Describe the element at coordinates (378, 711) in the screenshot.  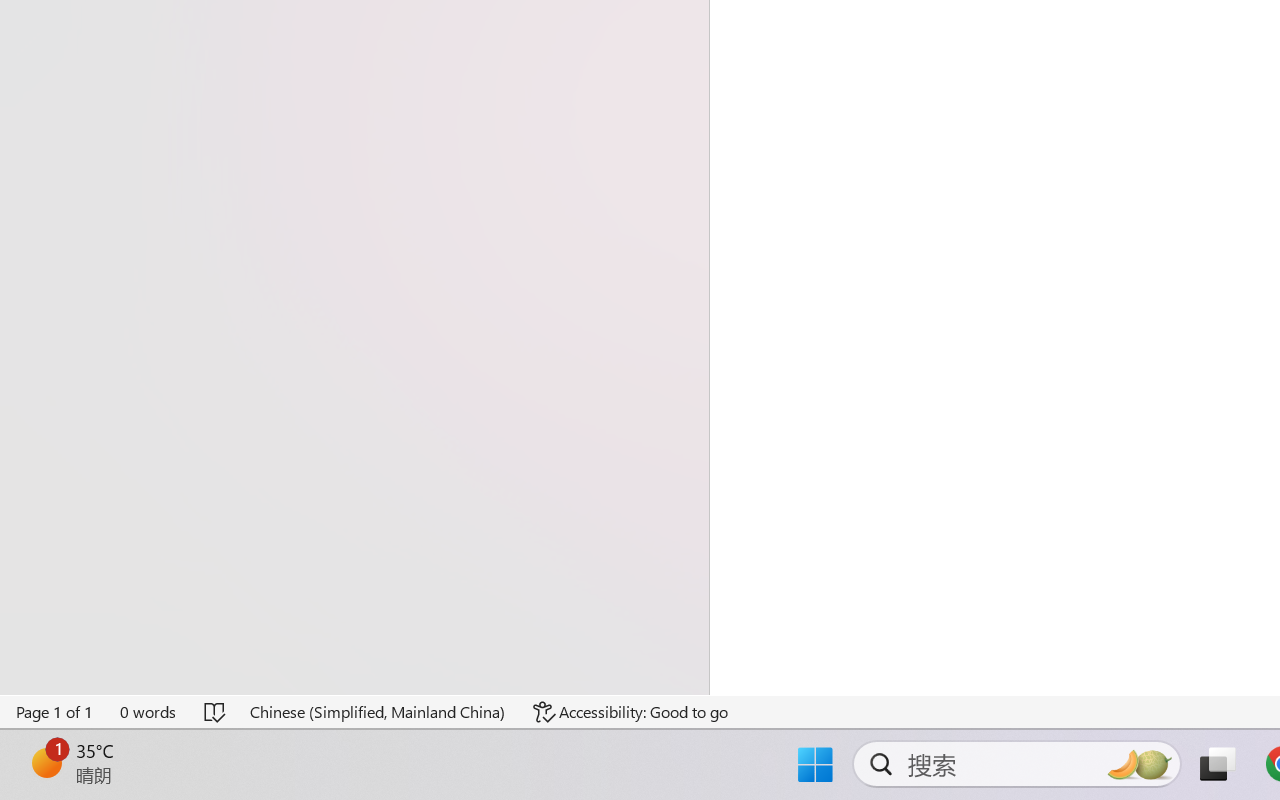
I see `'Language Chinese (Simplified, Mainland China)'` at that location.